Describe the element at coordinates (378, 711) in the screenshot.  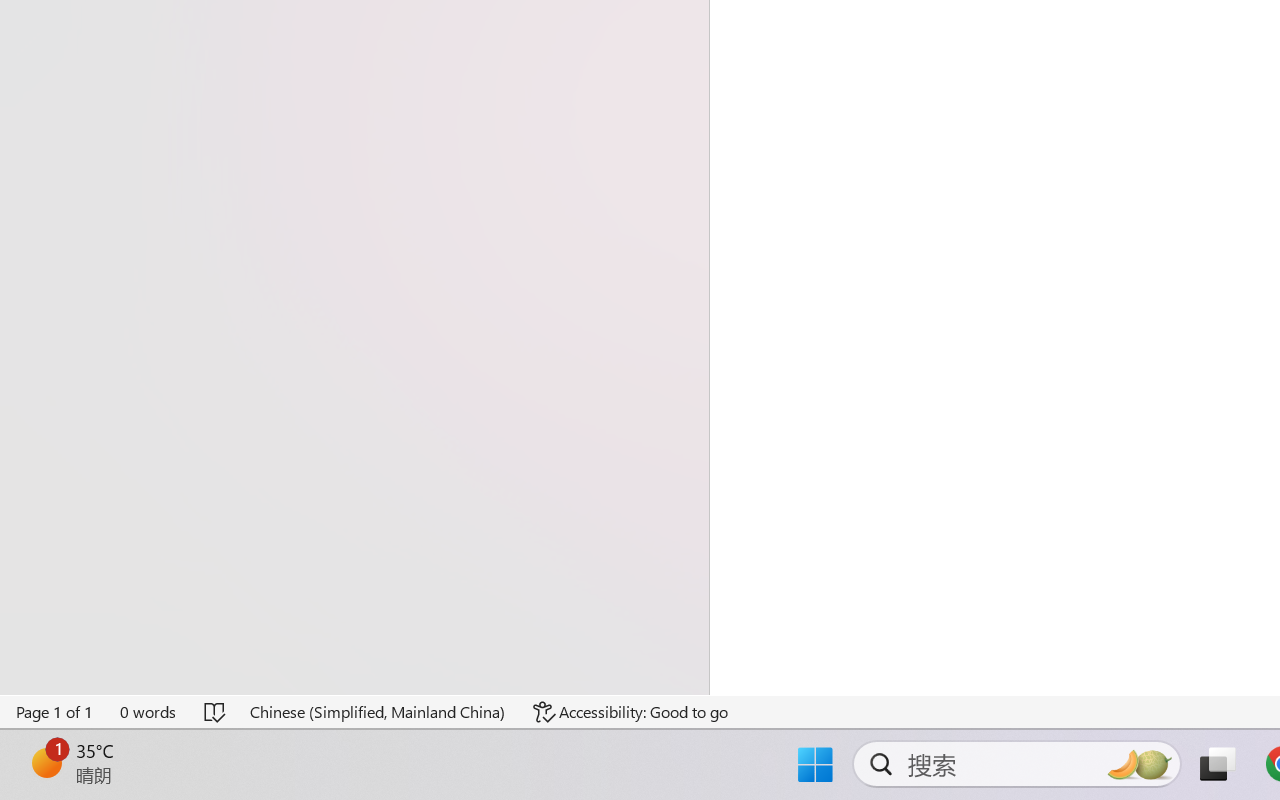
I see `'Language Chinese (Simplified, Mainland China)'` at that location.